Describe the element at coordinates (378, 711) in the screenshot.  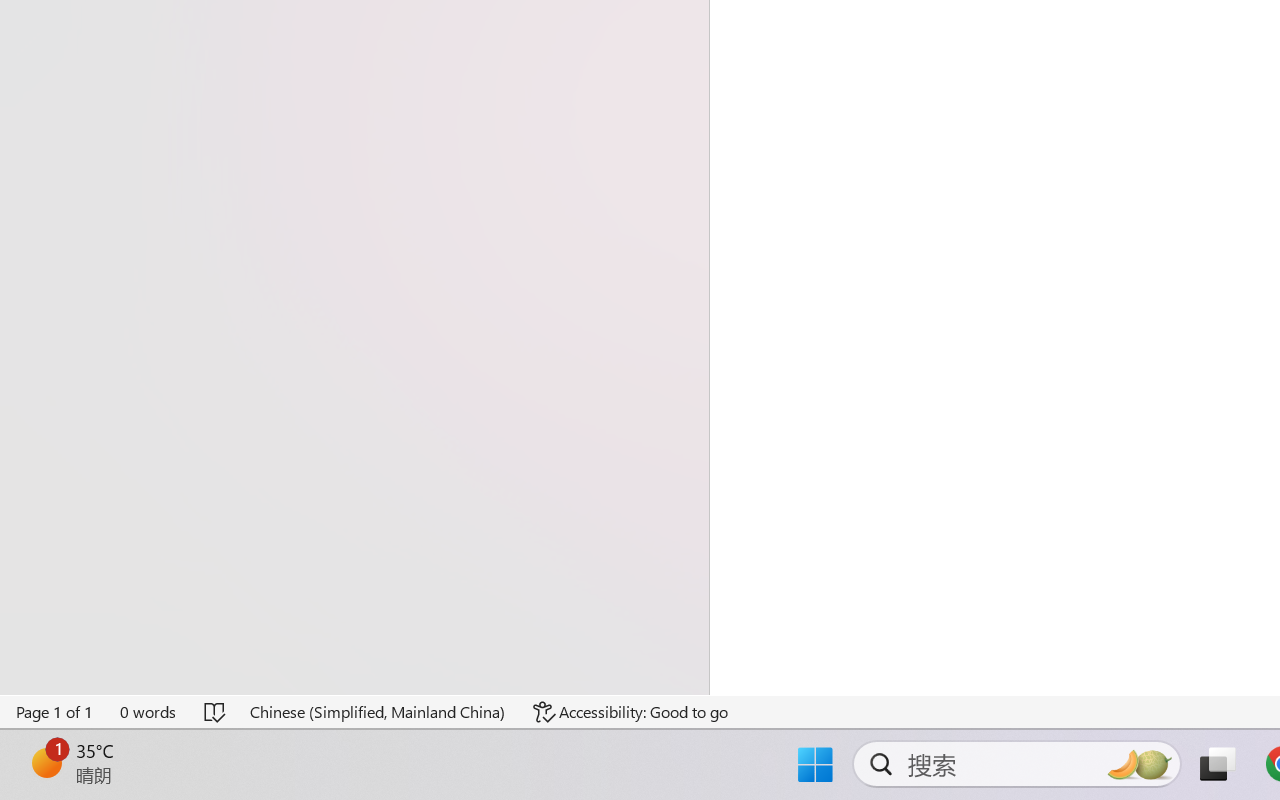
I see `'Language Chinese (Simplified, Mainland China)'` at that location.